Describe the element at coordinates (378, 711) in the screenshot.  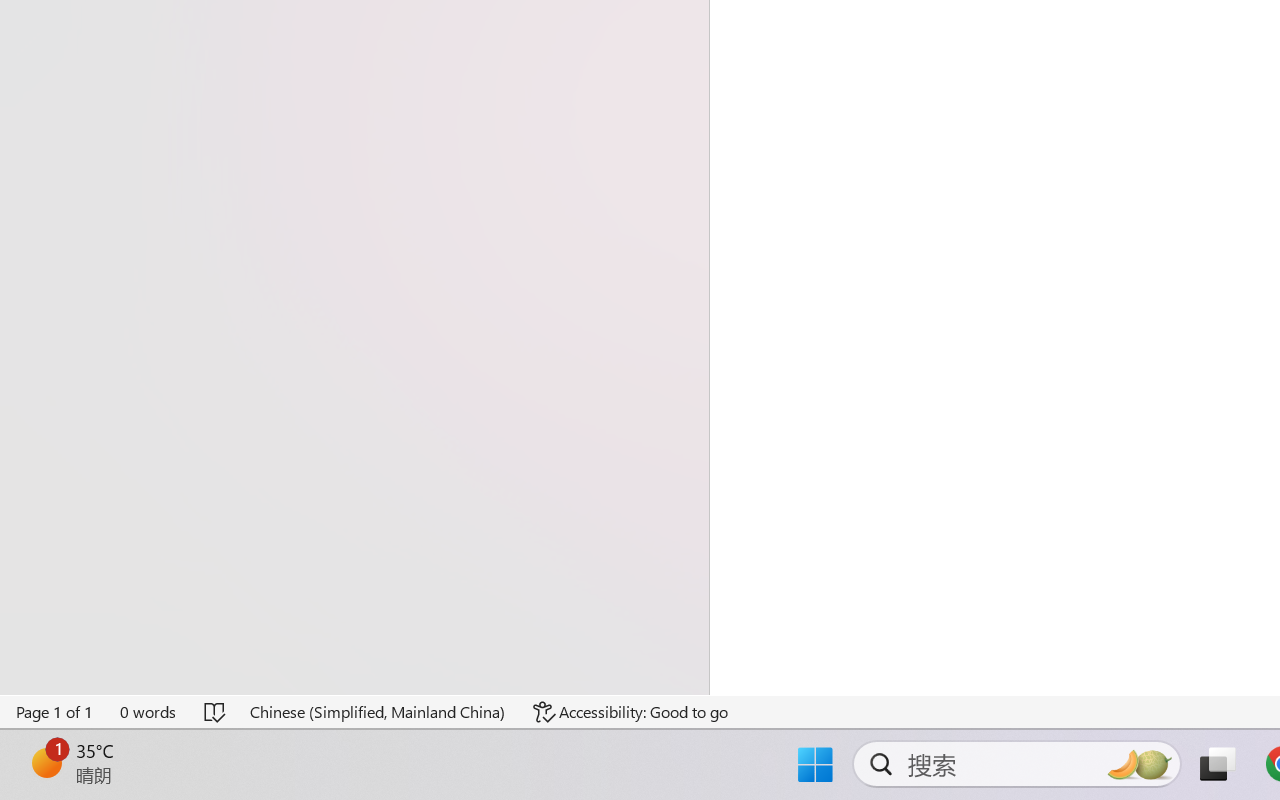
I see `'Language Chinese (Simplified, Mainland China)'` at that location.